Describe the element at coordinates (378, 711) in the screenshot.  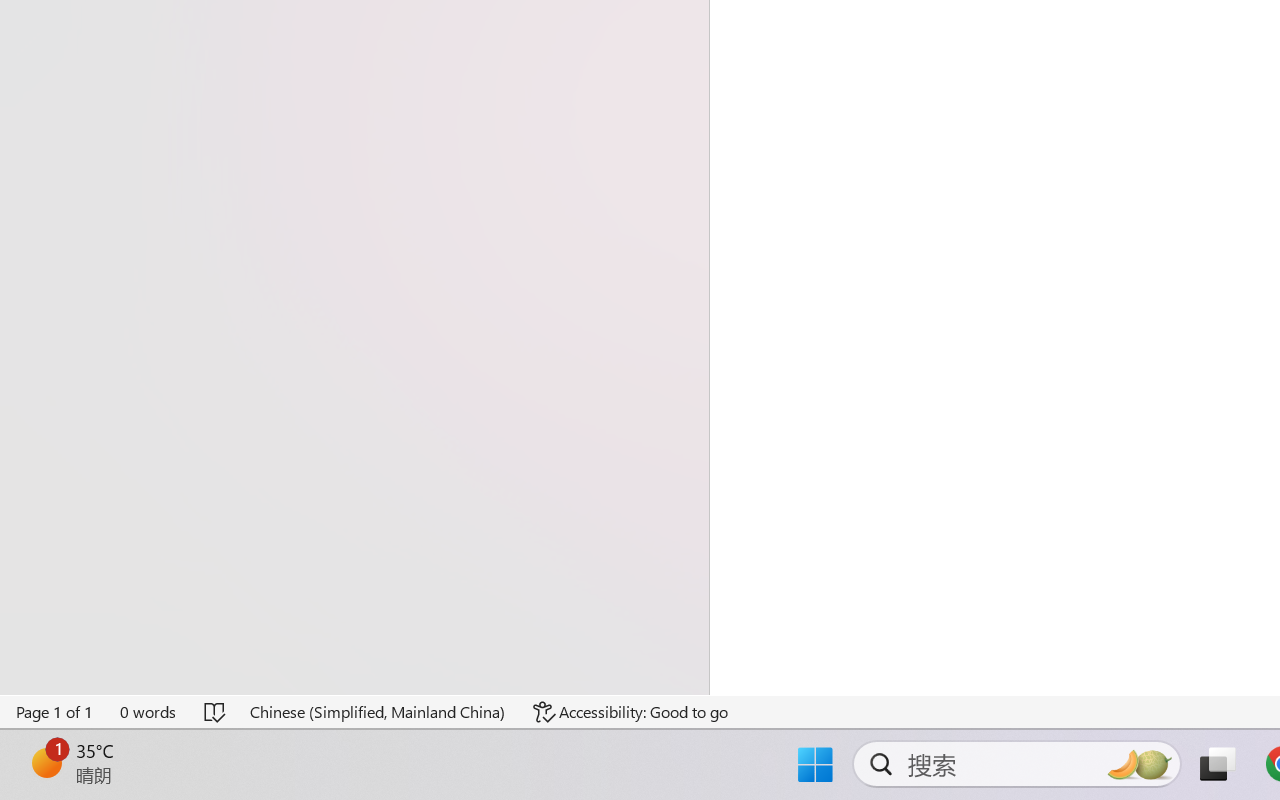
I see `'Language Chinese (Simplified, Mainland China)'` at that location.